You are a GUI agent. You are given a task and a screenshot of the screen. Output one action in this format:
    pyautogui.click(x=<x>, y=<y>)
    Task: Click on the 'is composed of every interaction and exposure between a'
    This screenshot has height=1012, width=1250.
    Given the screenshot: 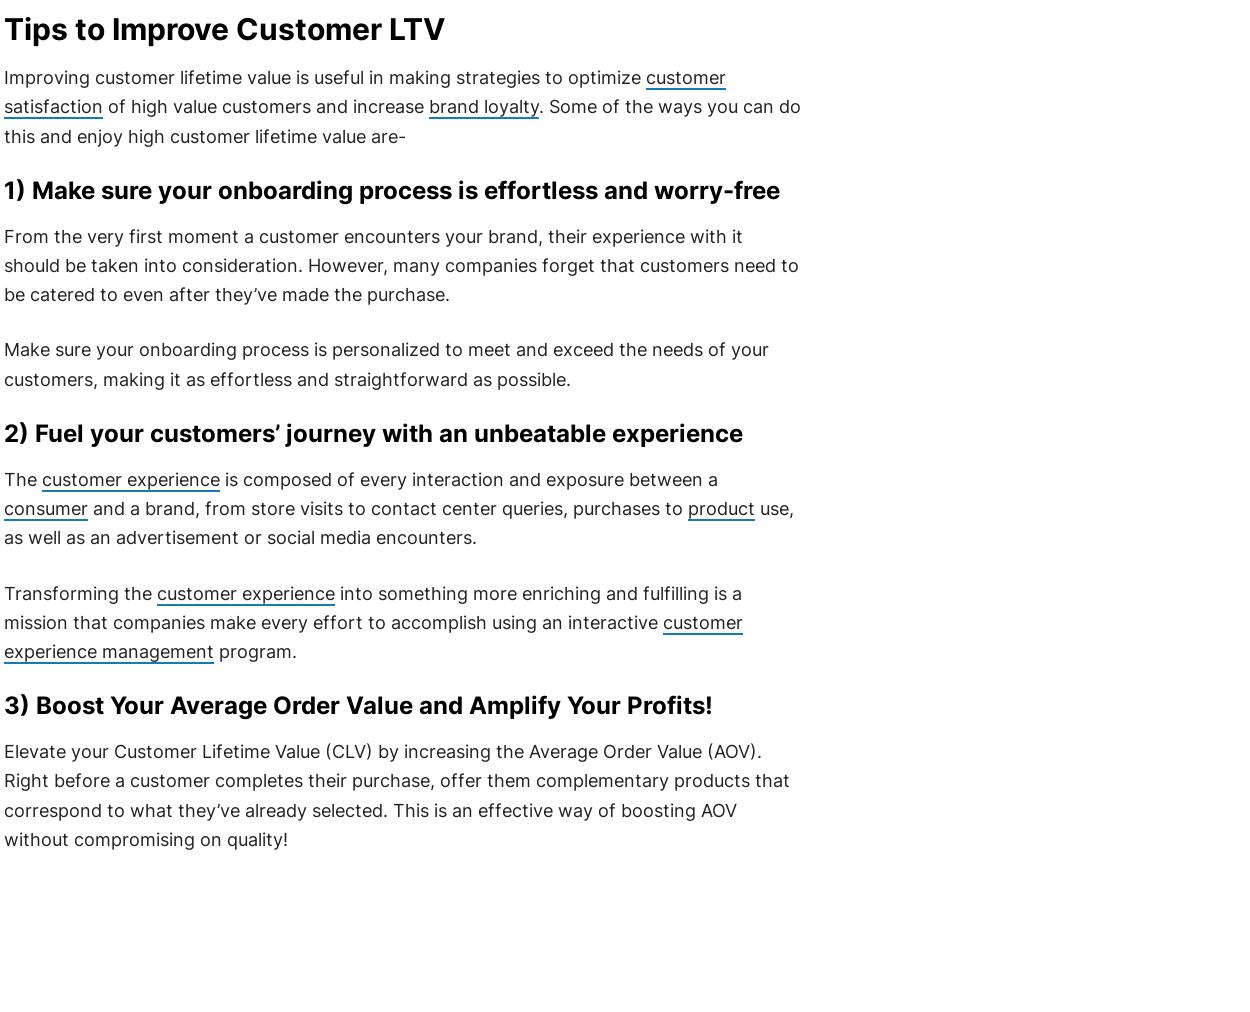 What is the action you would take?
    pyautogui.click(x=467, y=478)
    